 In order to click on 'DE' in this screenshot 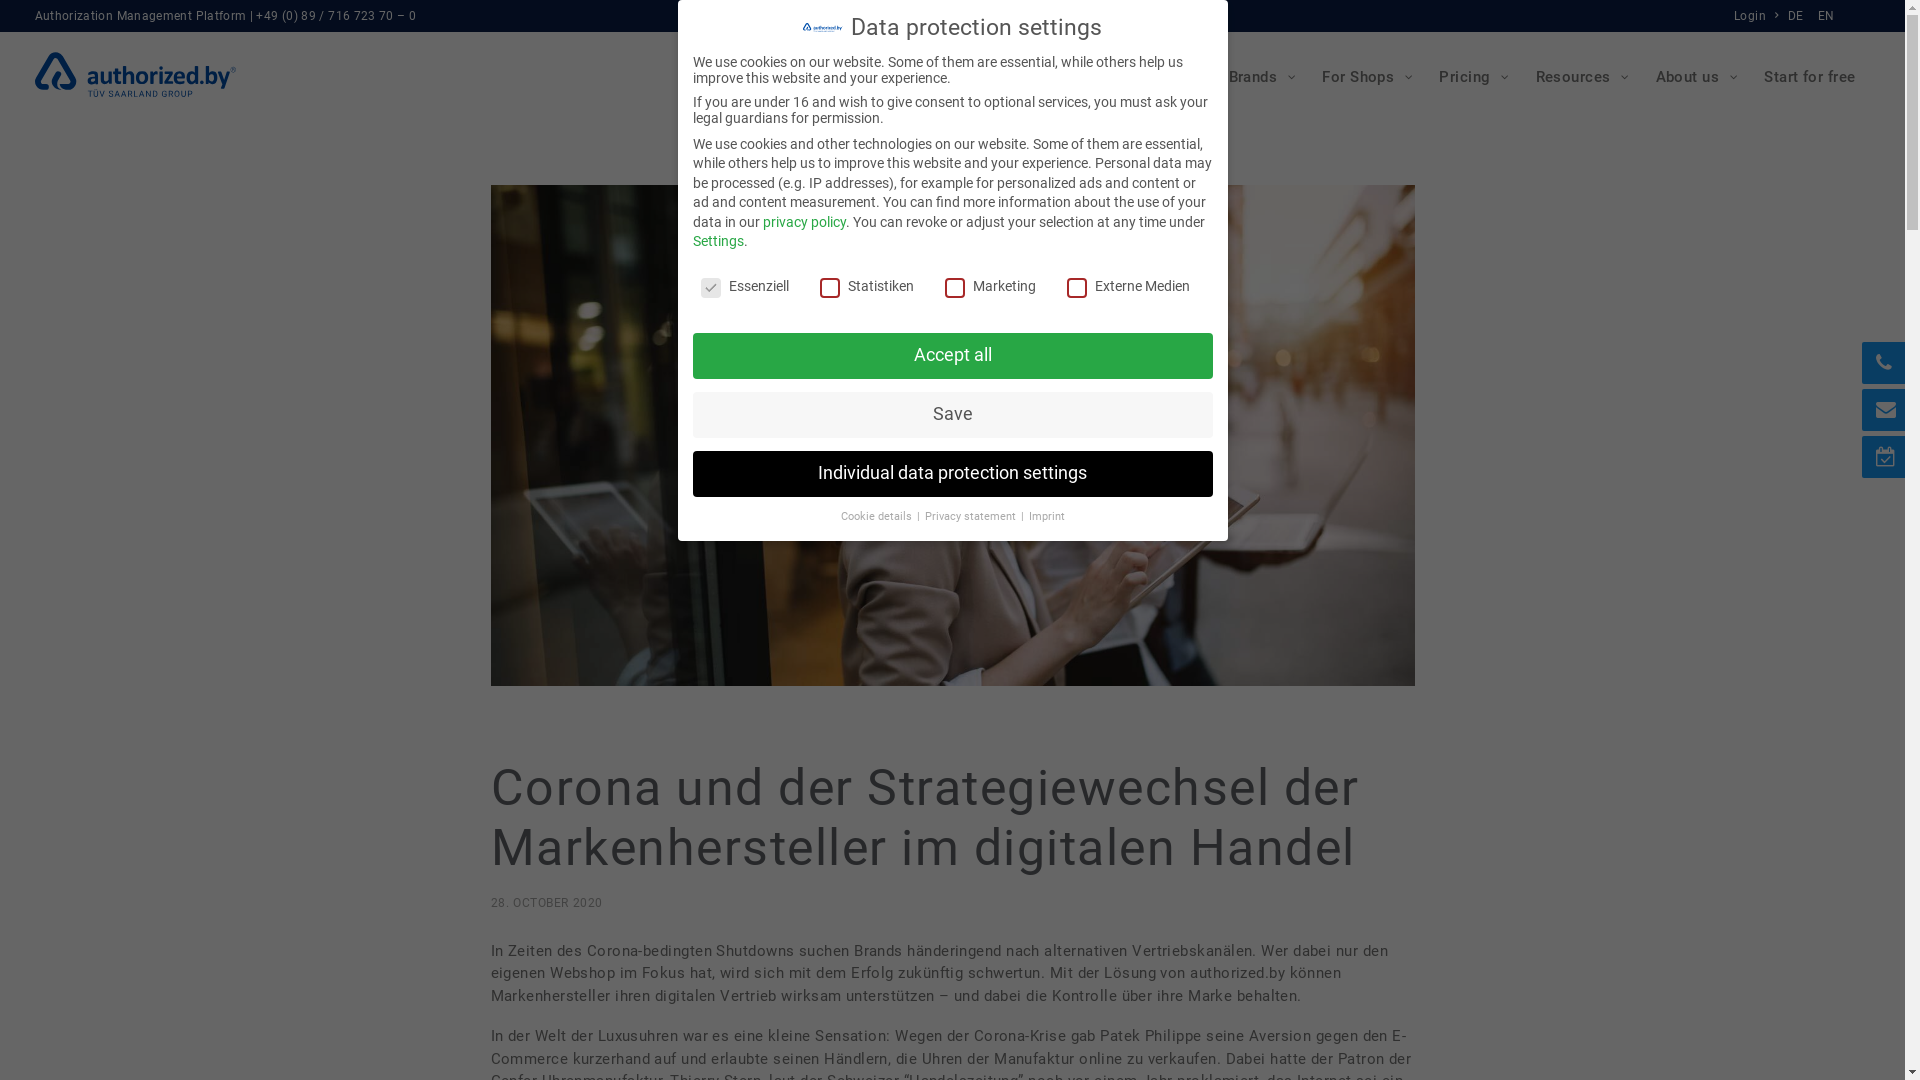, I will do `click(1798, 15)`.